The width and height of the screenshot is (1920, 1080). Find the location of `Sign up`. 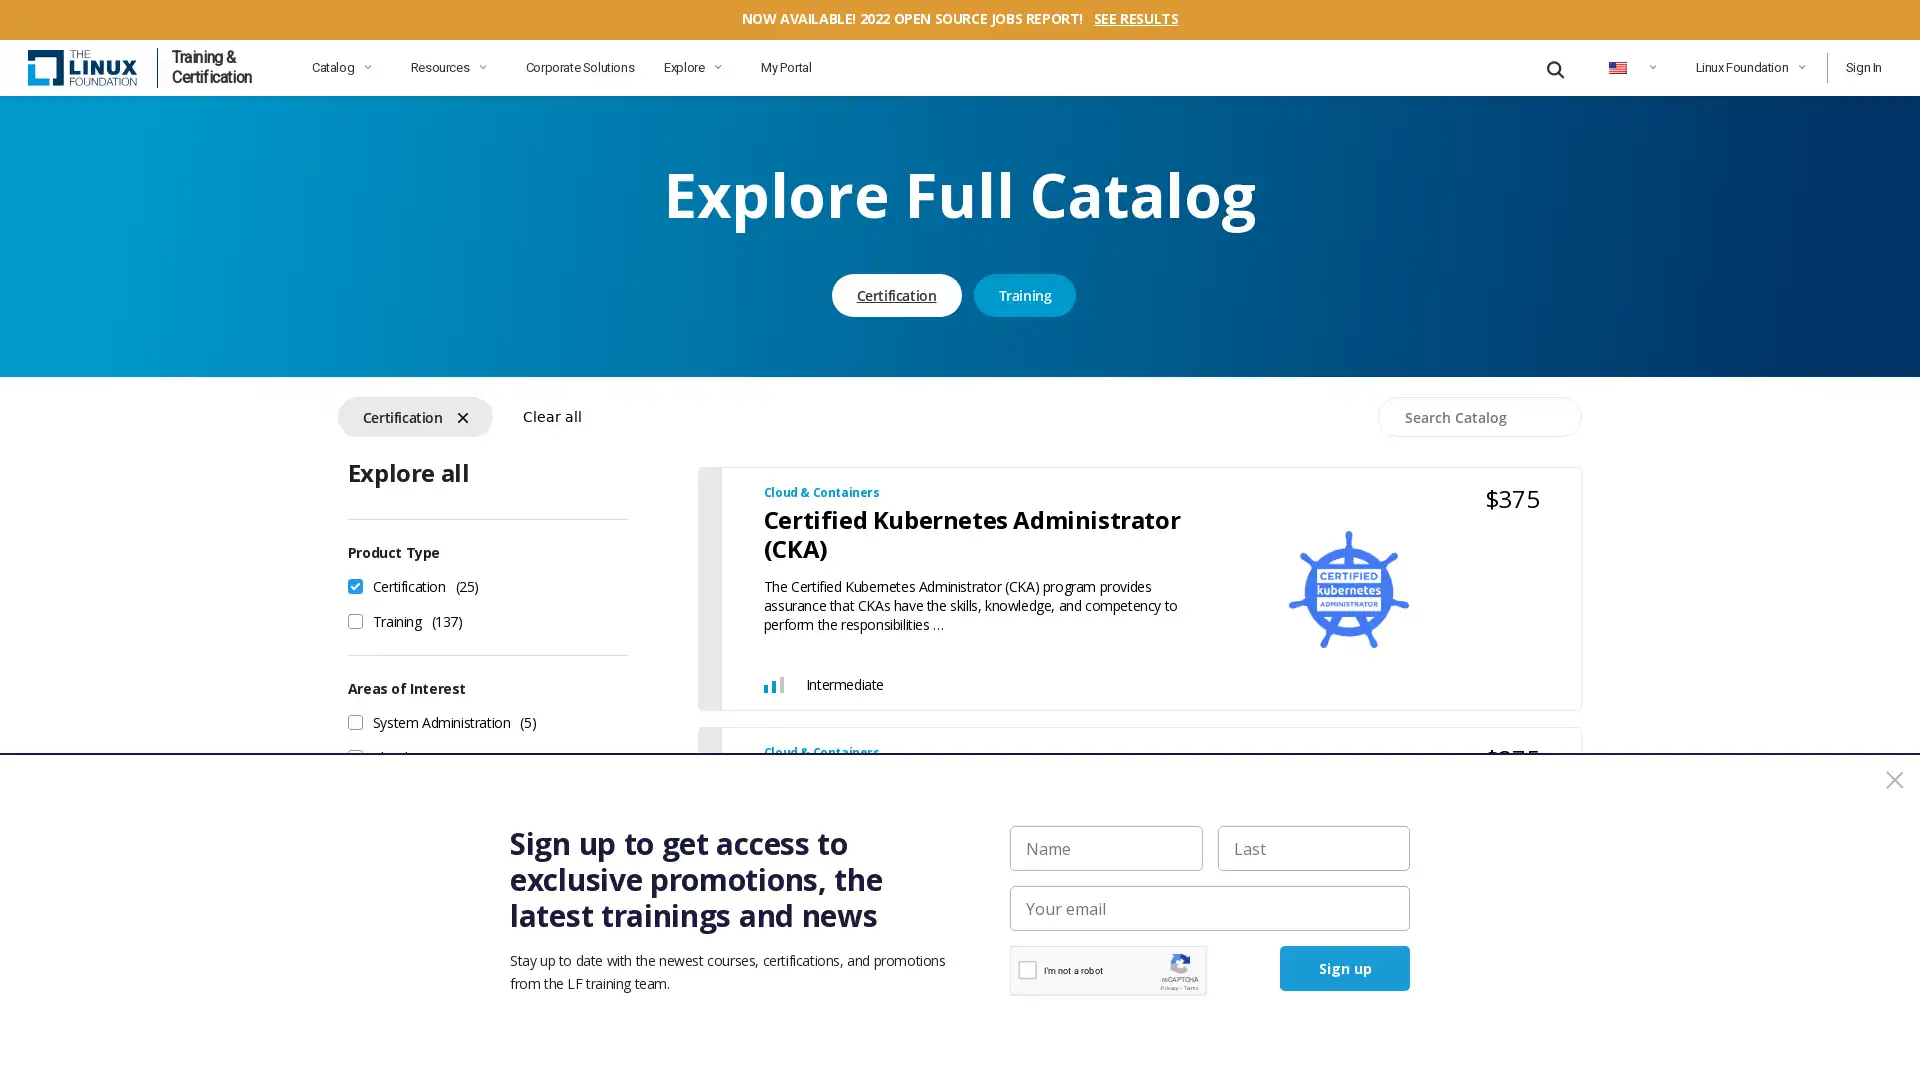

Sign up is located at coordinates (1344, 967).